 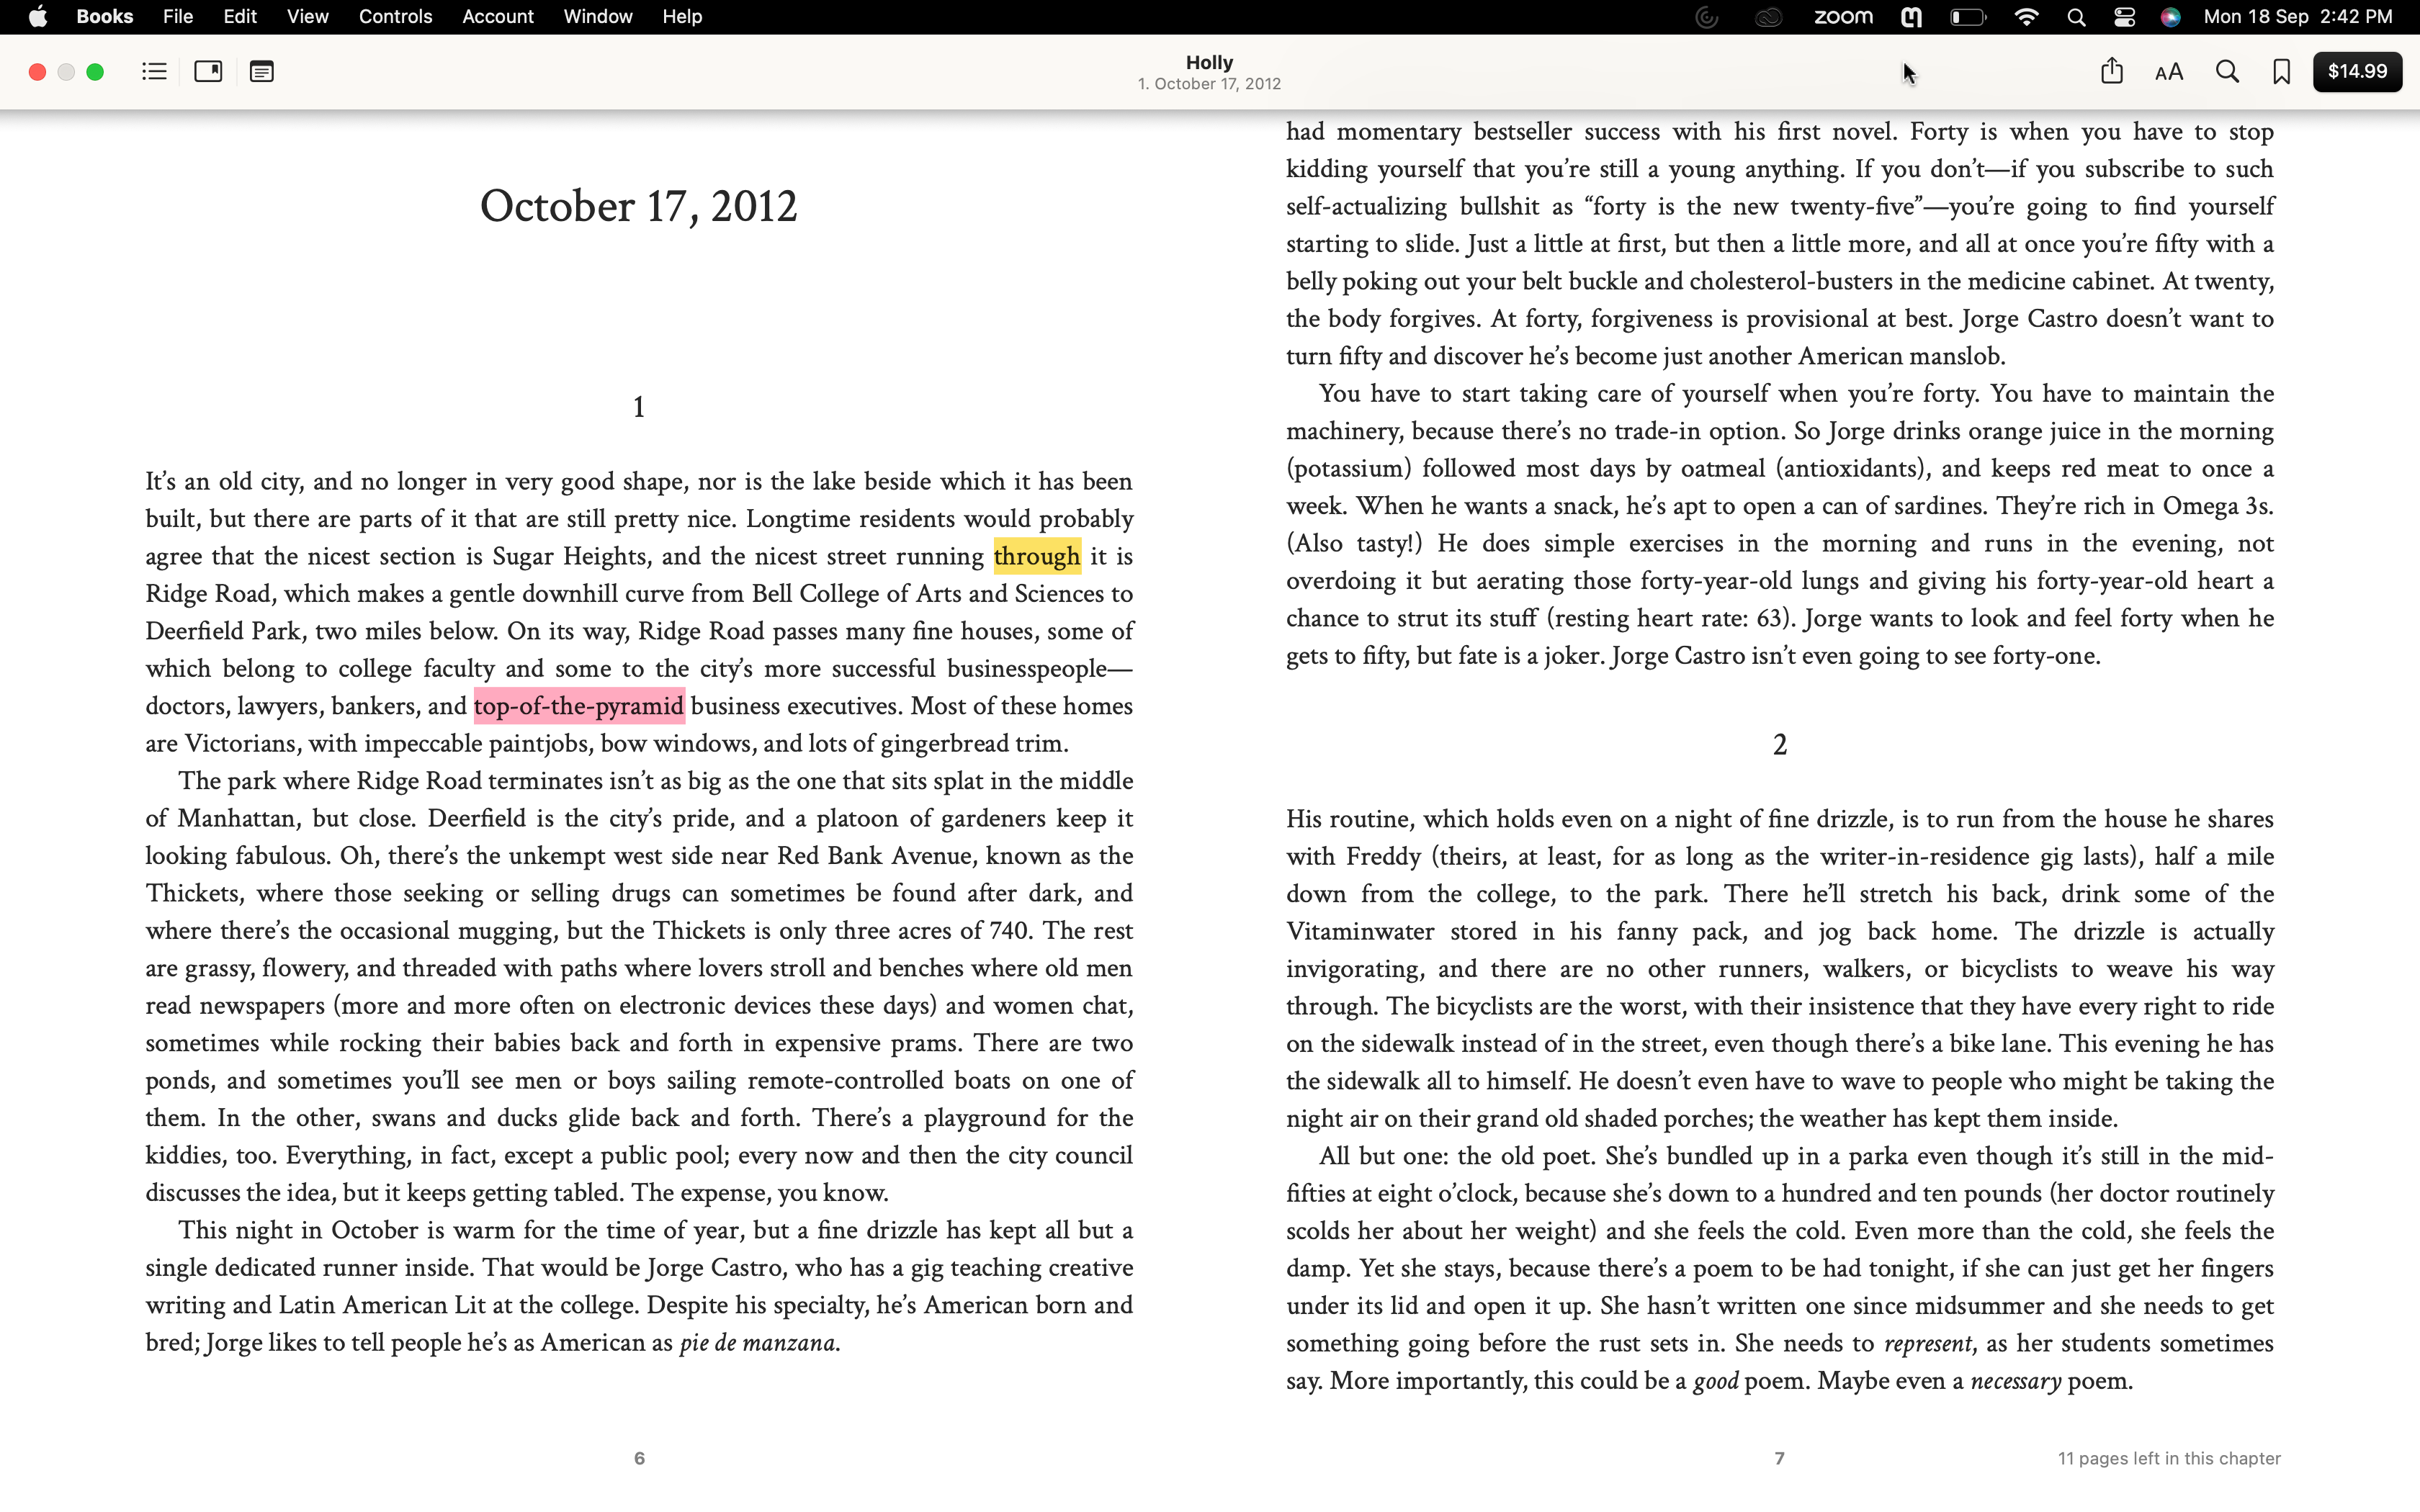 I want to click on Save the current webpage to your bookmarks and access the list of all bookmarked pages, so click(x=2282, y=73).